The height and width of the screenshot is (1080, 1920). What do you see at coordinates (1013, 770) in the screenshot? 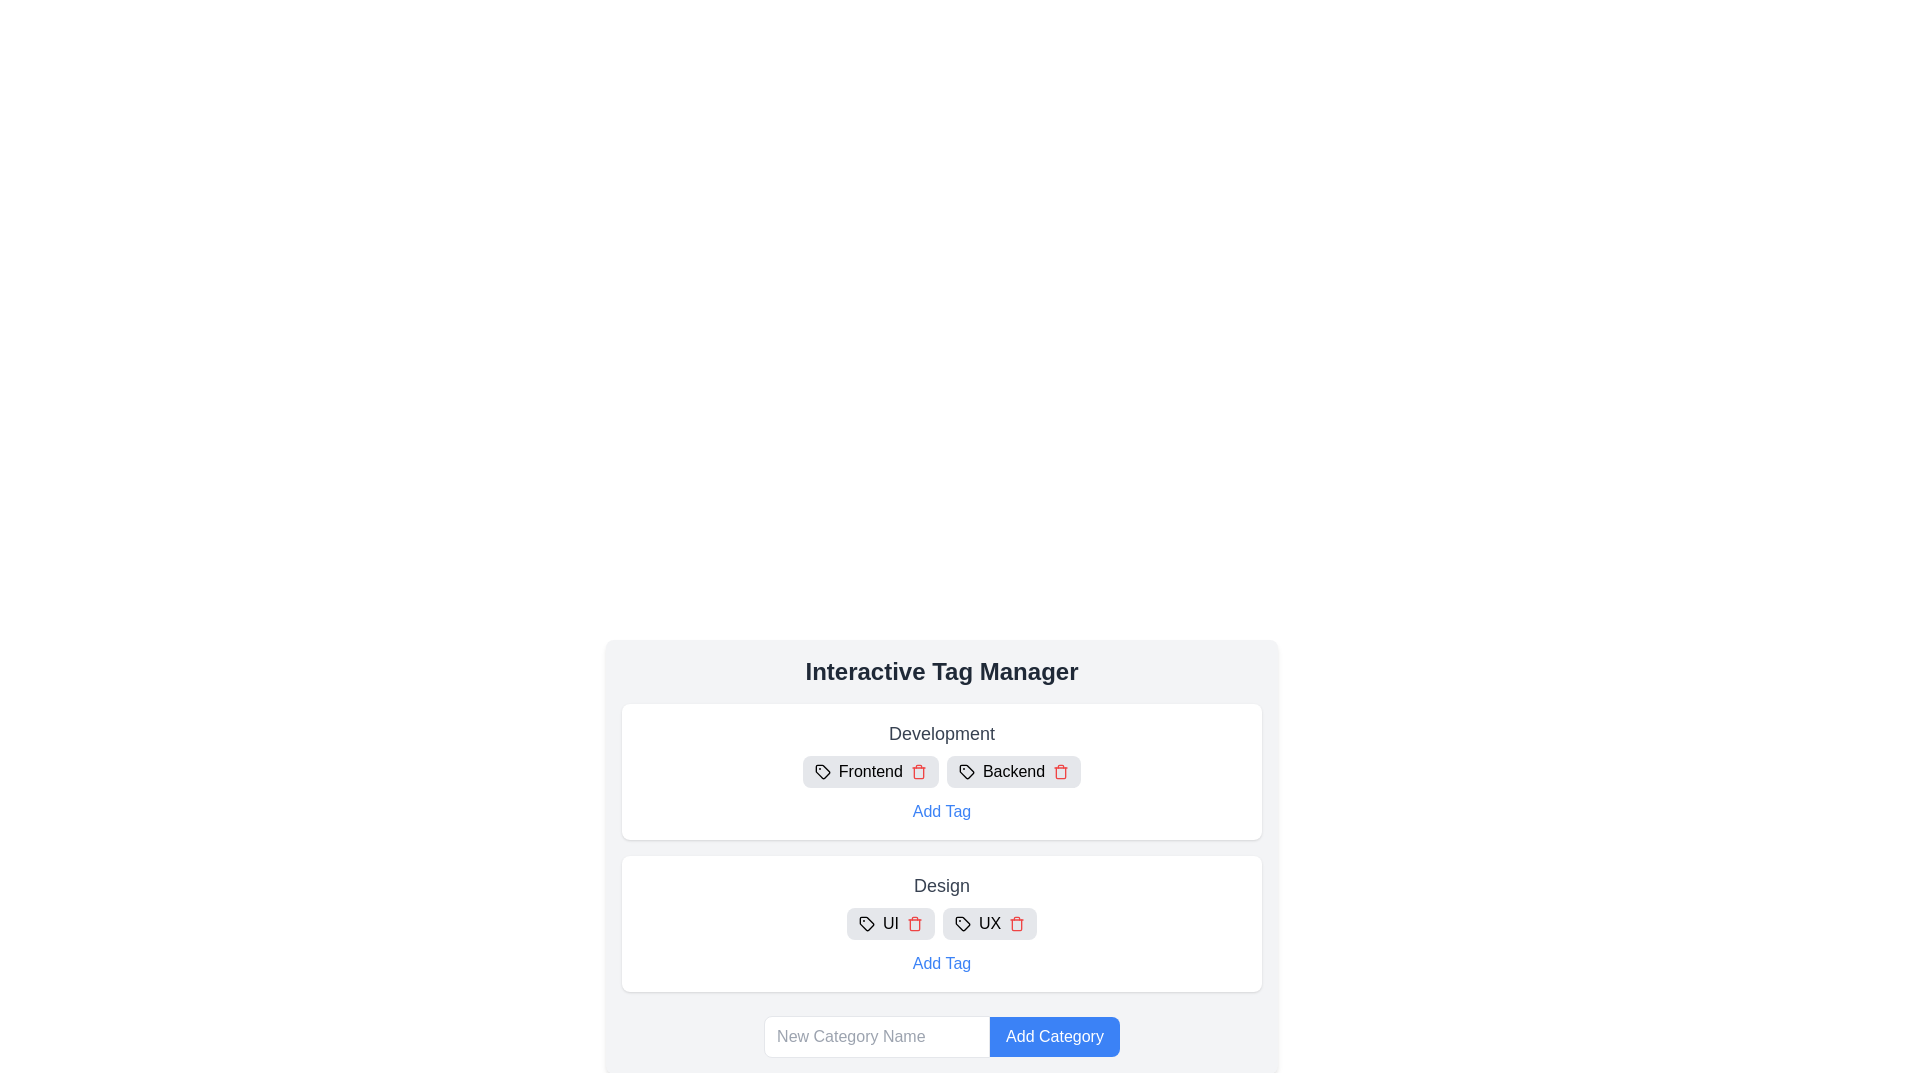
I see `the 'Backend' tag with delete functionality, which is a pill-shaped tag with a light gray background, black text, and a red delete icon, located in the 'Development' section of the 'Interactive Tag Manager'` at bounding box center [1013, 770].